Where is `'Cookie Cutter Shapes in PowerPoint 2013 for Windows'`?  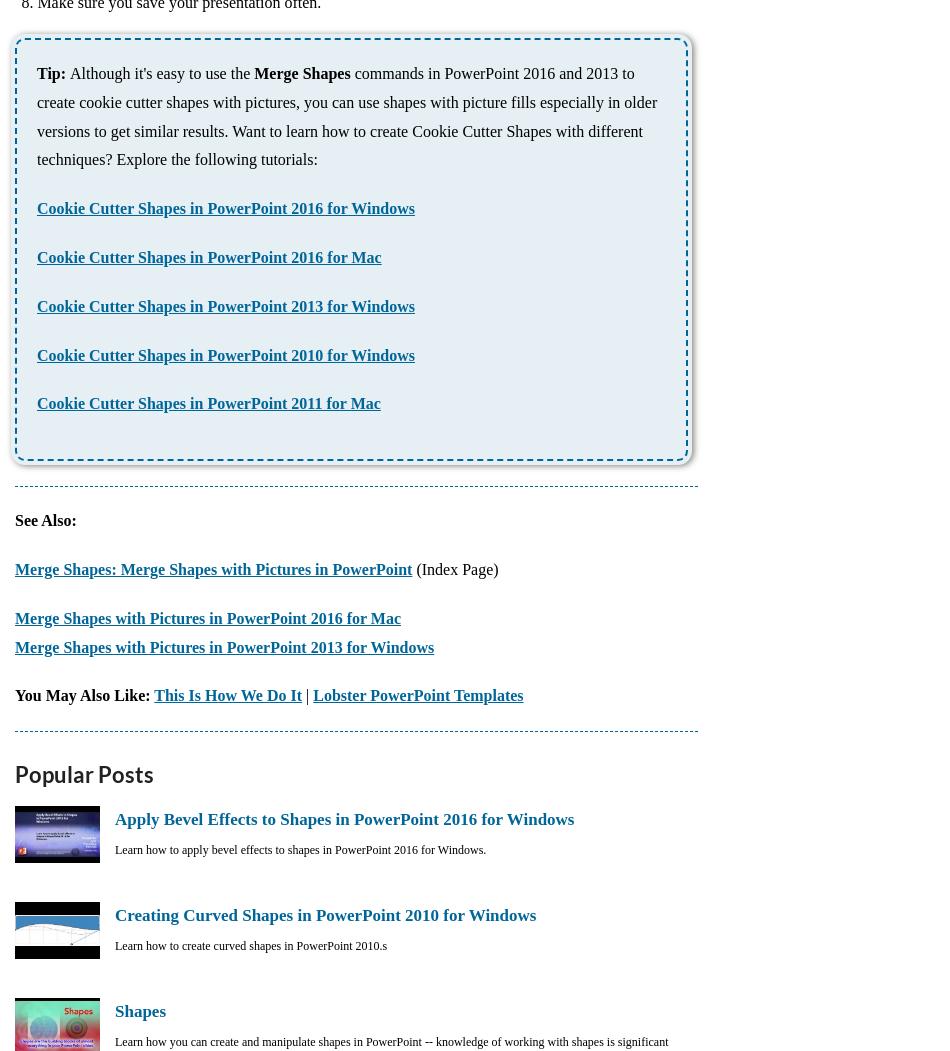
'Cookie Cutter Shapes in PowerPoint 2013 for Windows' is located at coordinates (36, 304).